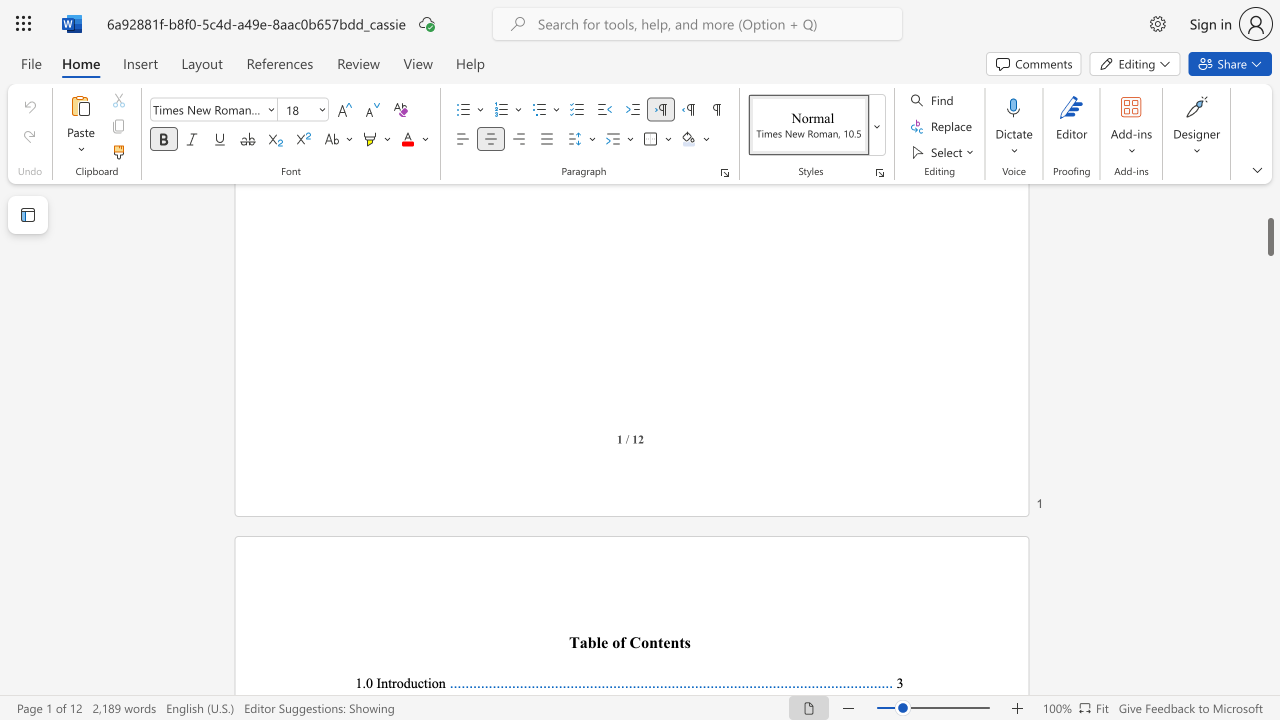 The width and height of the screenshot is (1280, 720). What do you see at coordinates (390, 682) in the screenshot?
I see `the 1th character "t" in the text` at bounding box center [390, 682].